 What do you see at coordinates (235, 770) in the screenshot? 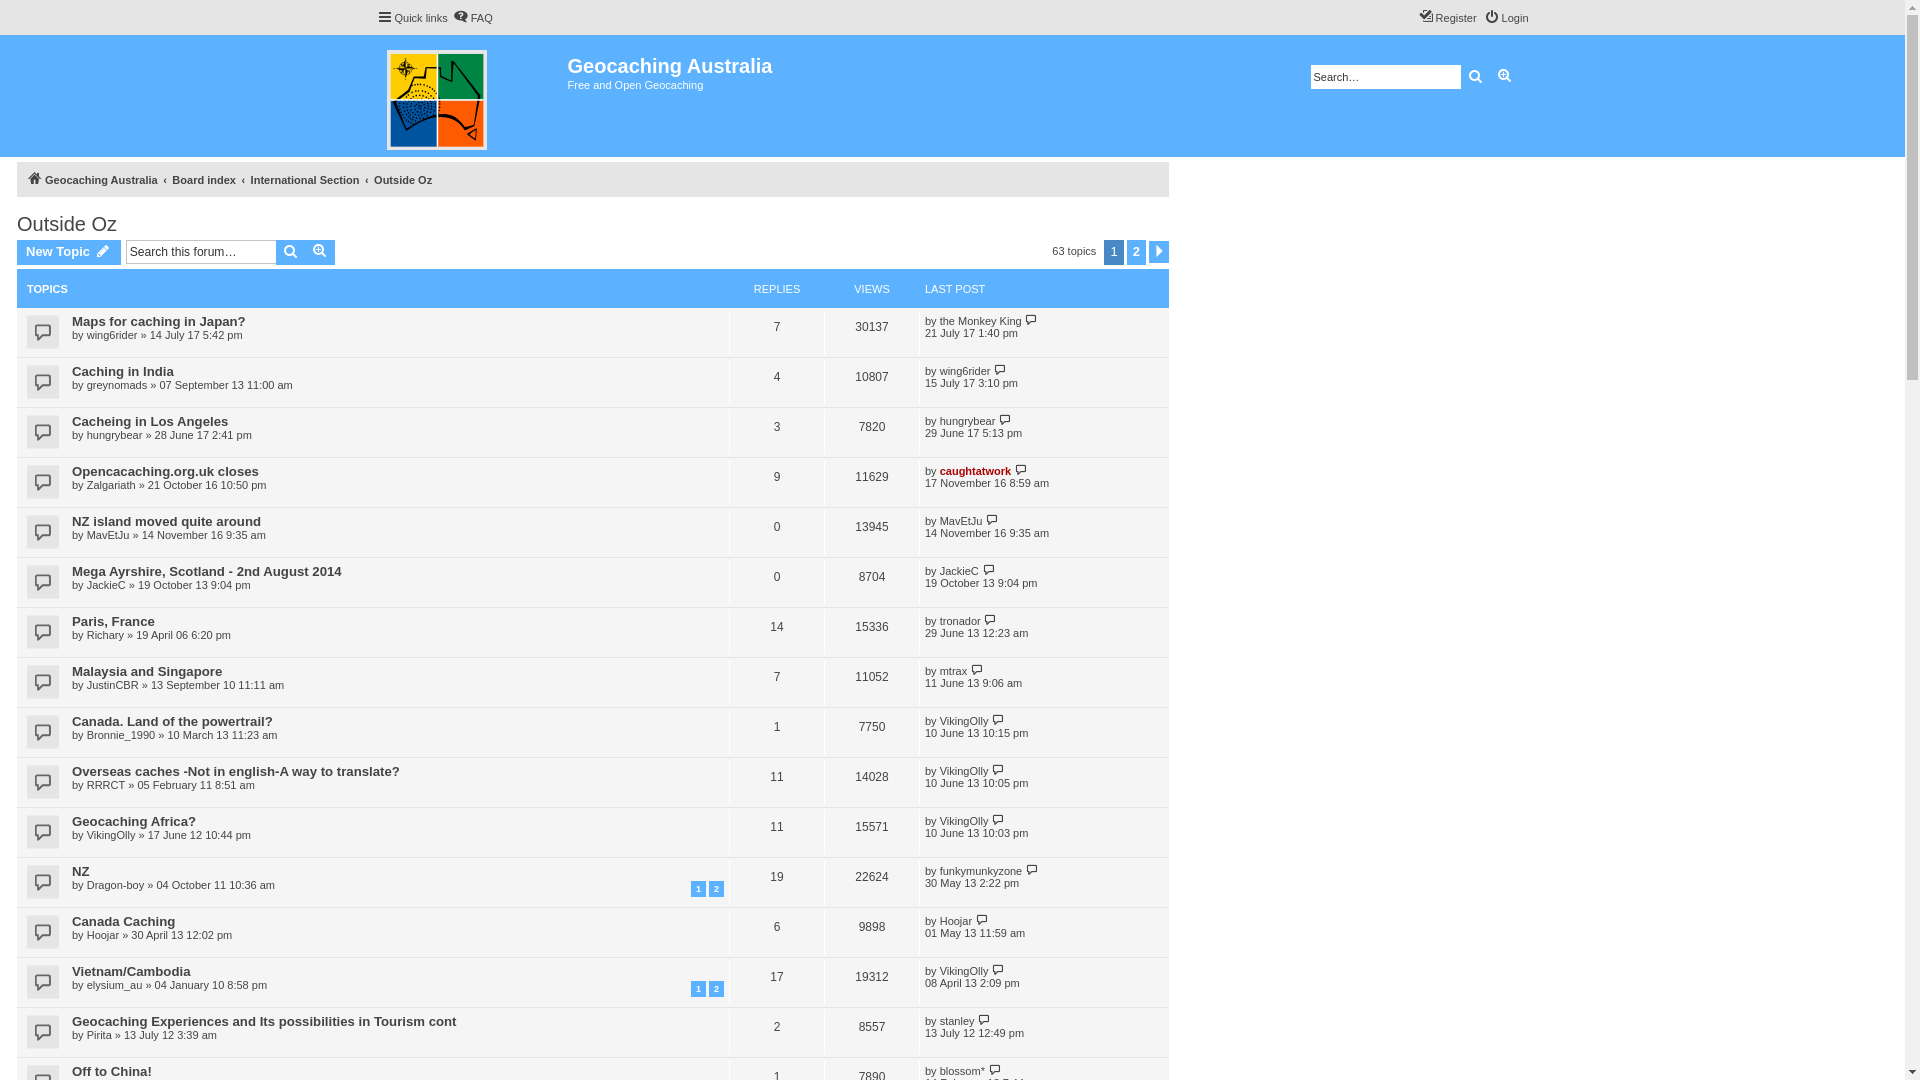
I see `'Overseas caches -Not in english-A way to translate?'` at bounding box center [235, 770].